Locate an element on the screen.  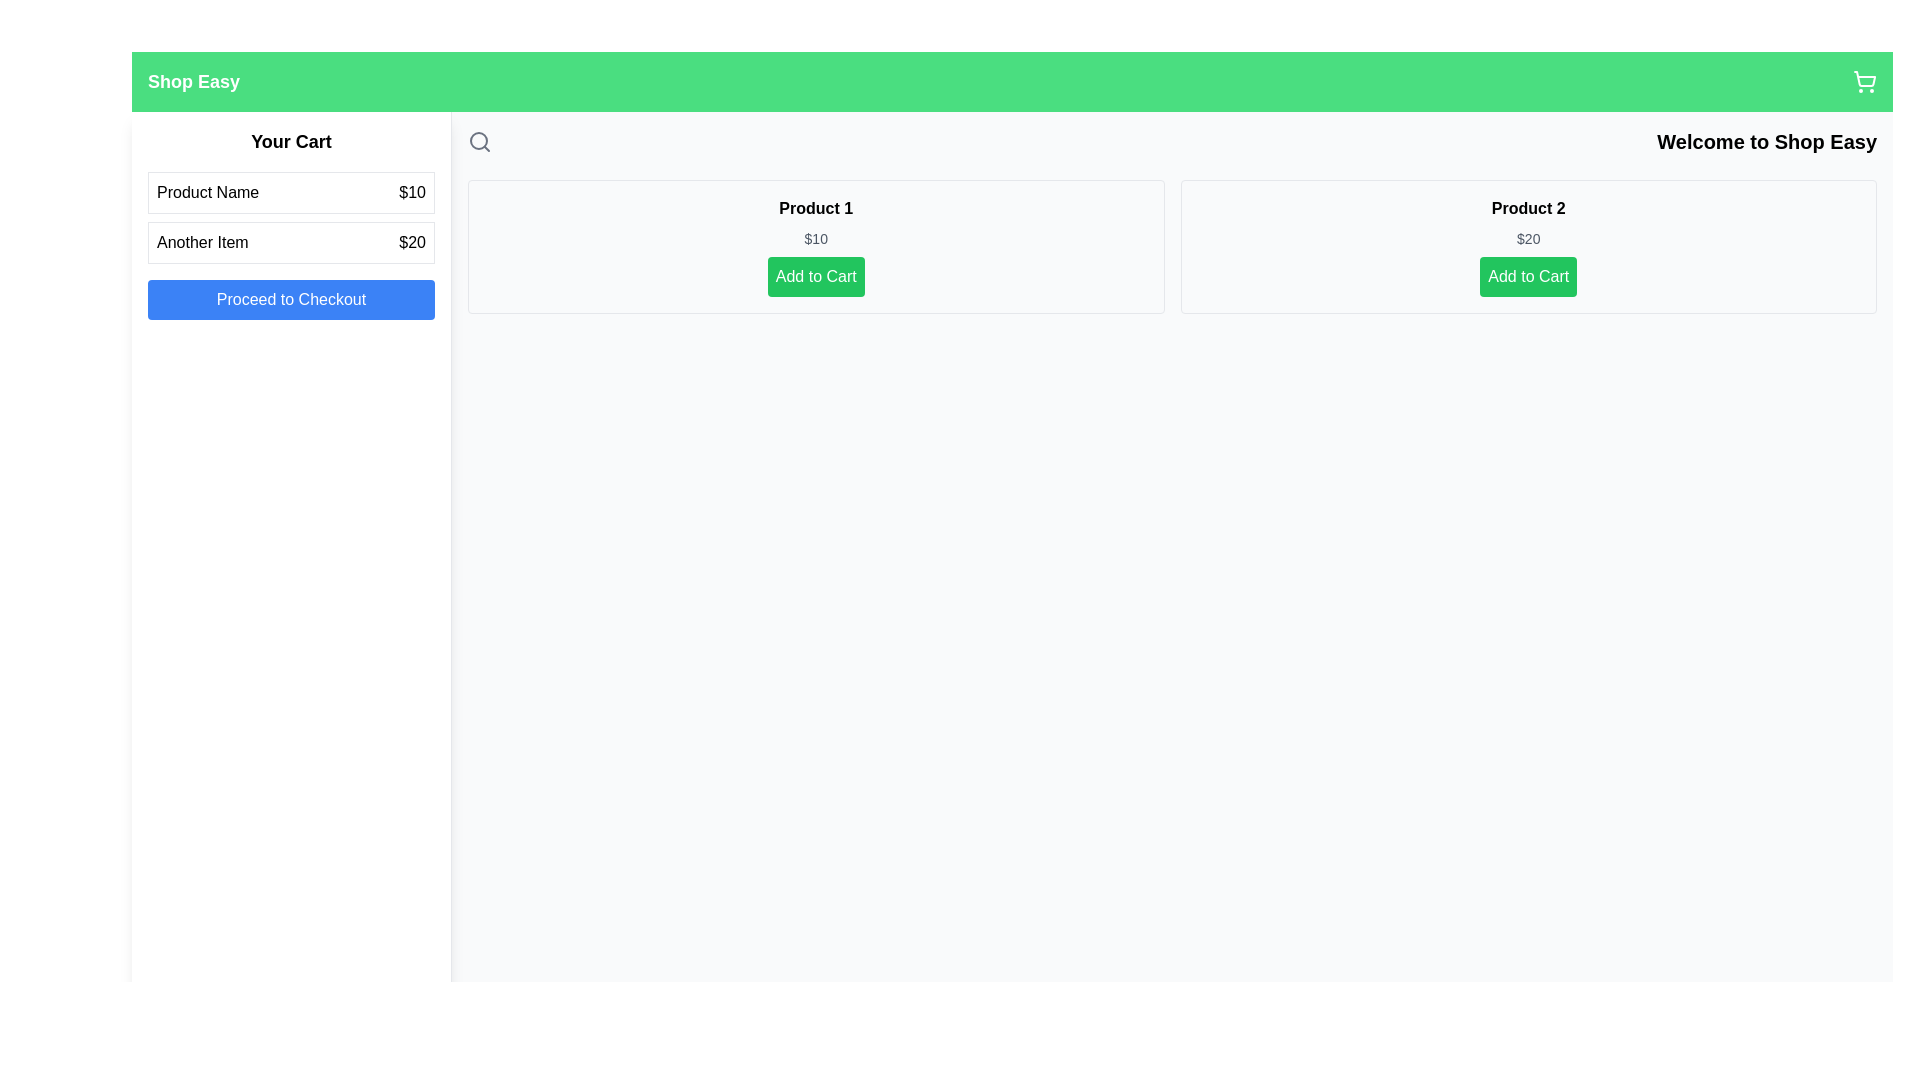
the static text label displaying '$10' in black sans-serif font, which is positioned in the cart section next to the 'Product Name' label is located at coordinates (411, 192).